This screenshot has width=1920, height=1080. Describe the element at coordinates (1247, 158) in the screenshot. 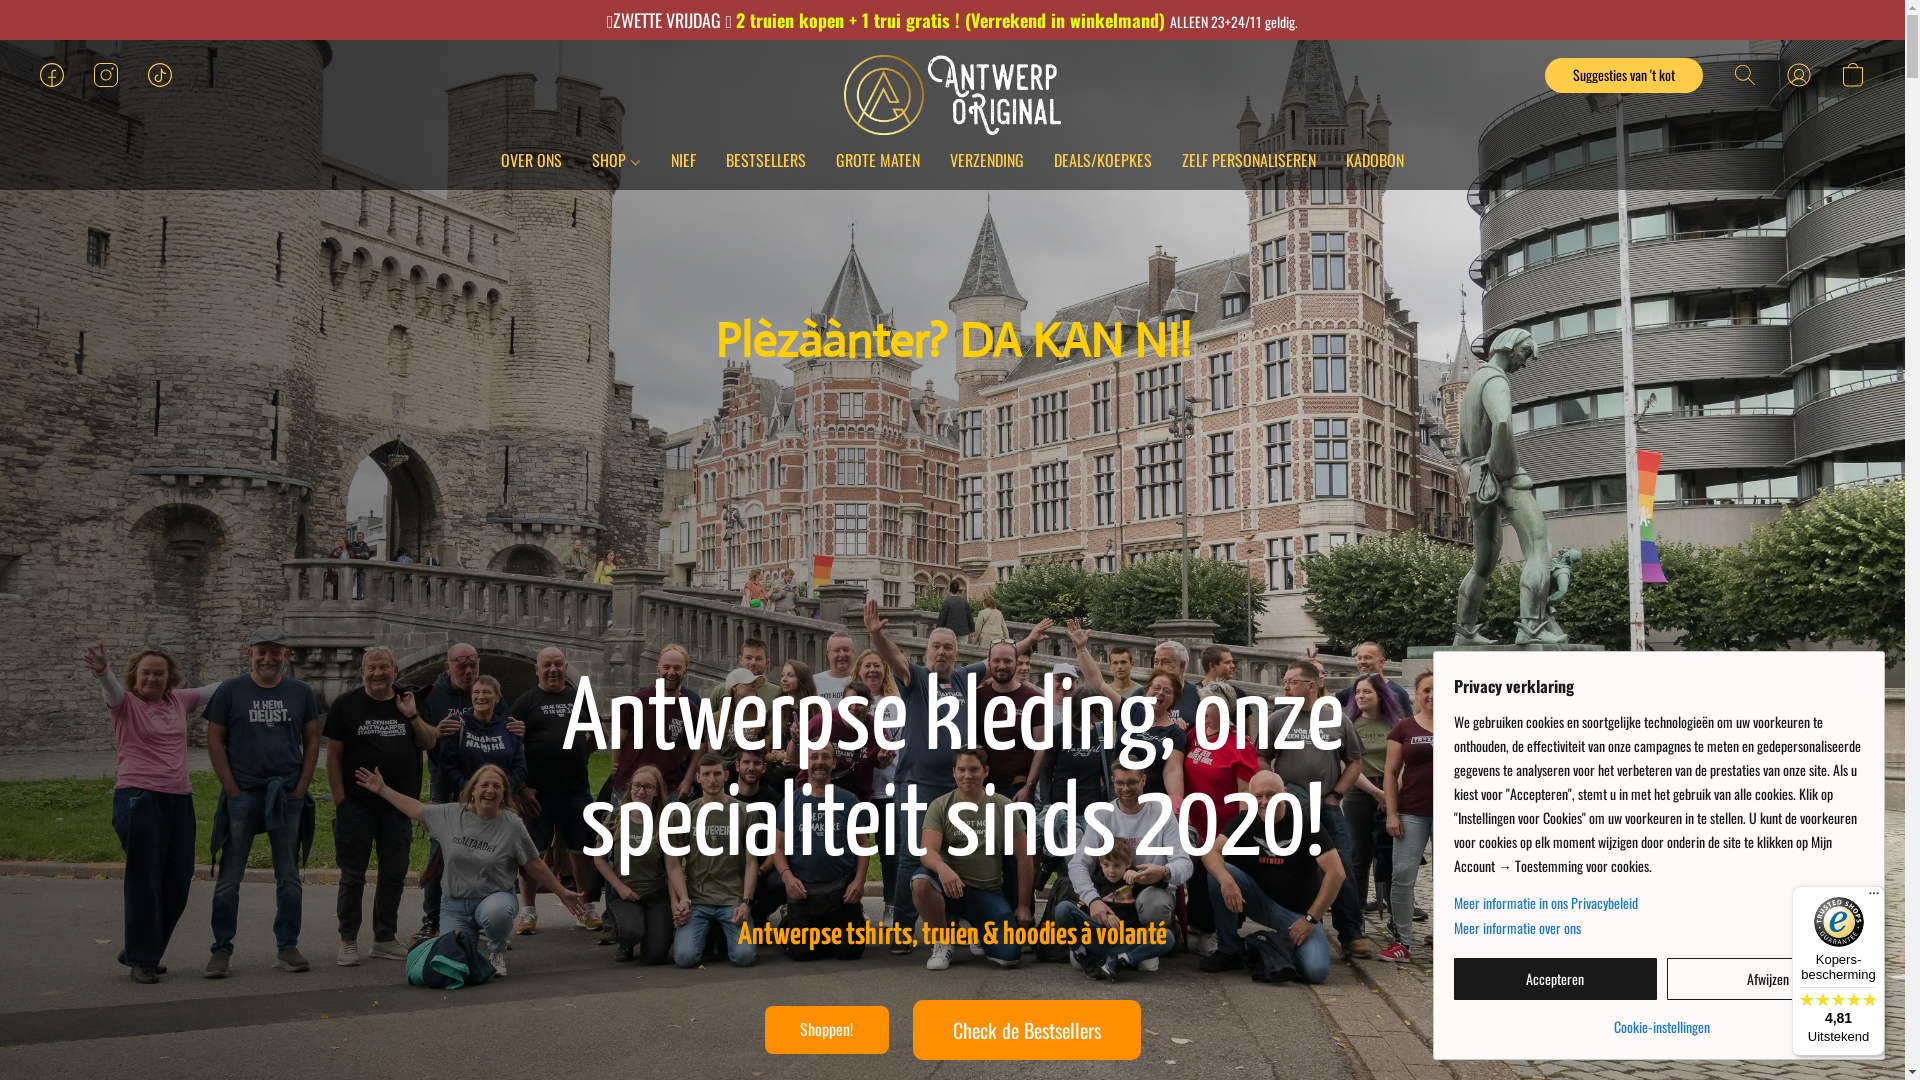

I see `'ZELF PERSONALISEREN'` at that location.